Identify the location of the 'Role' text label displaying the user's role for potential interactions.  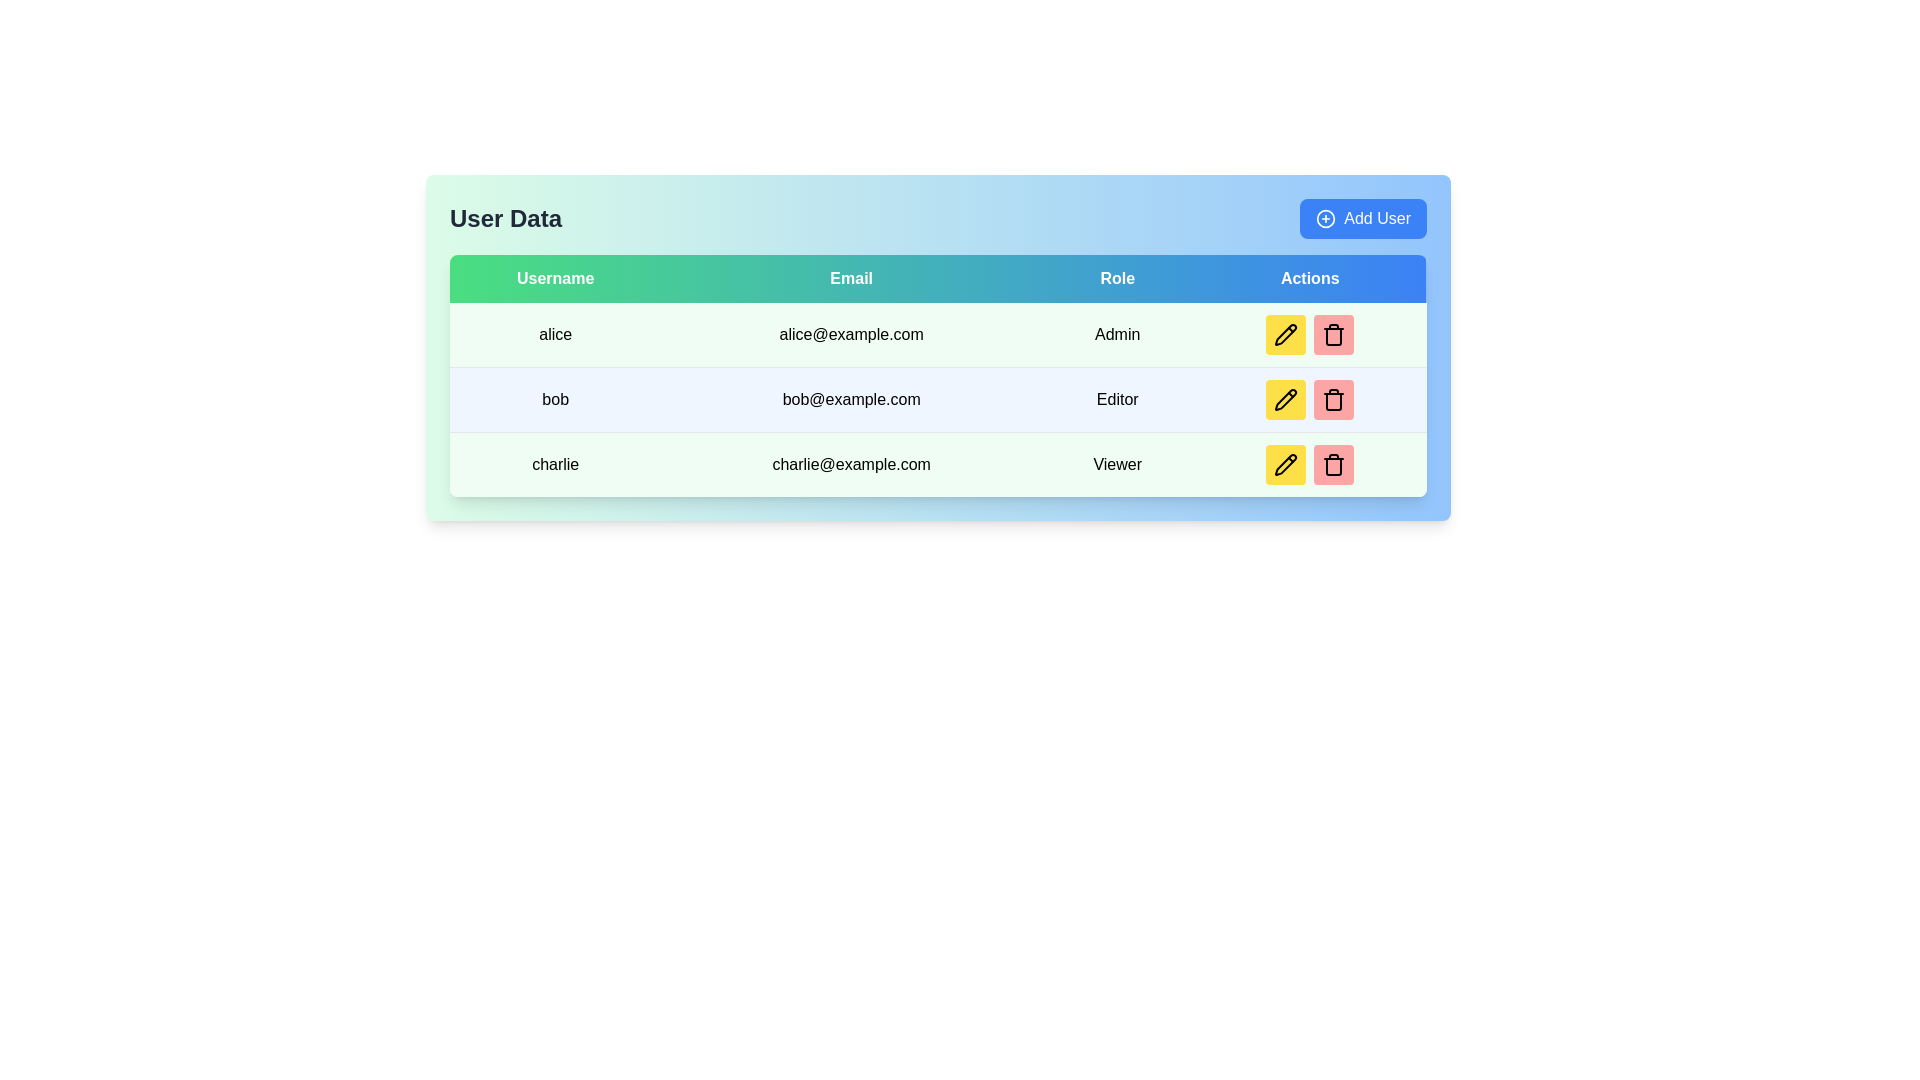
(1116, 334).